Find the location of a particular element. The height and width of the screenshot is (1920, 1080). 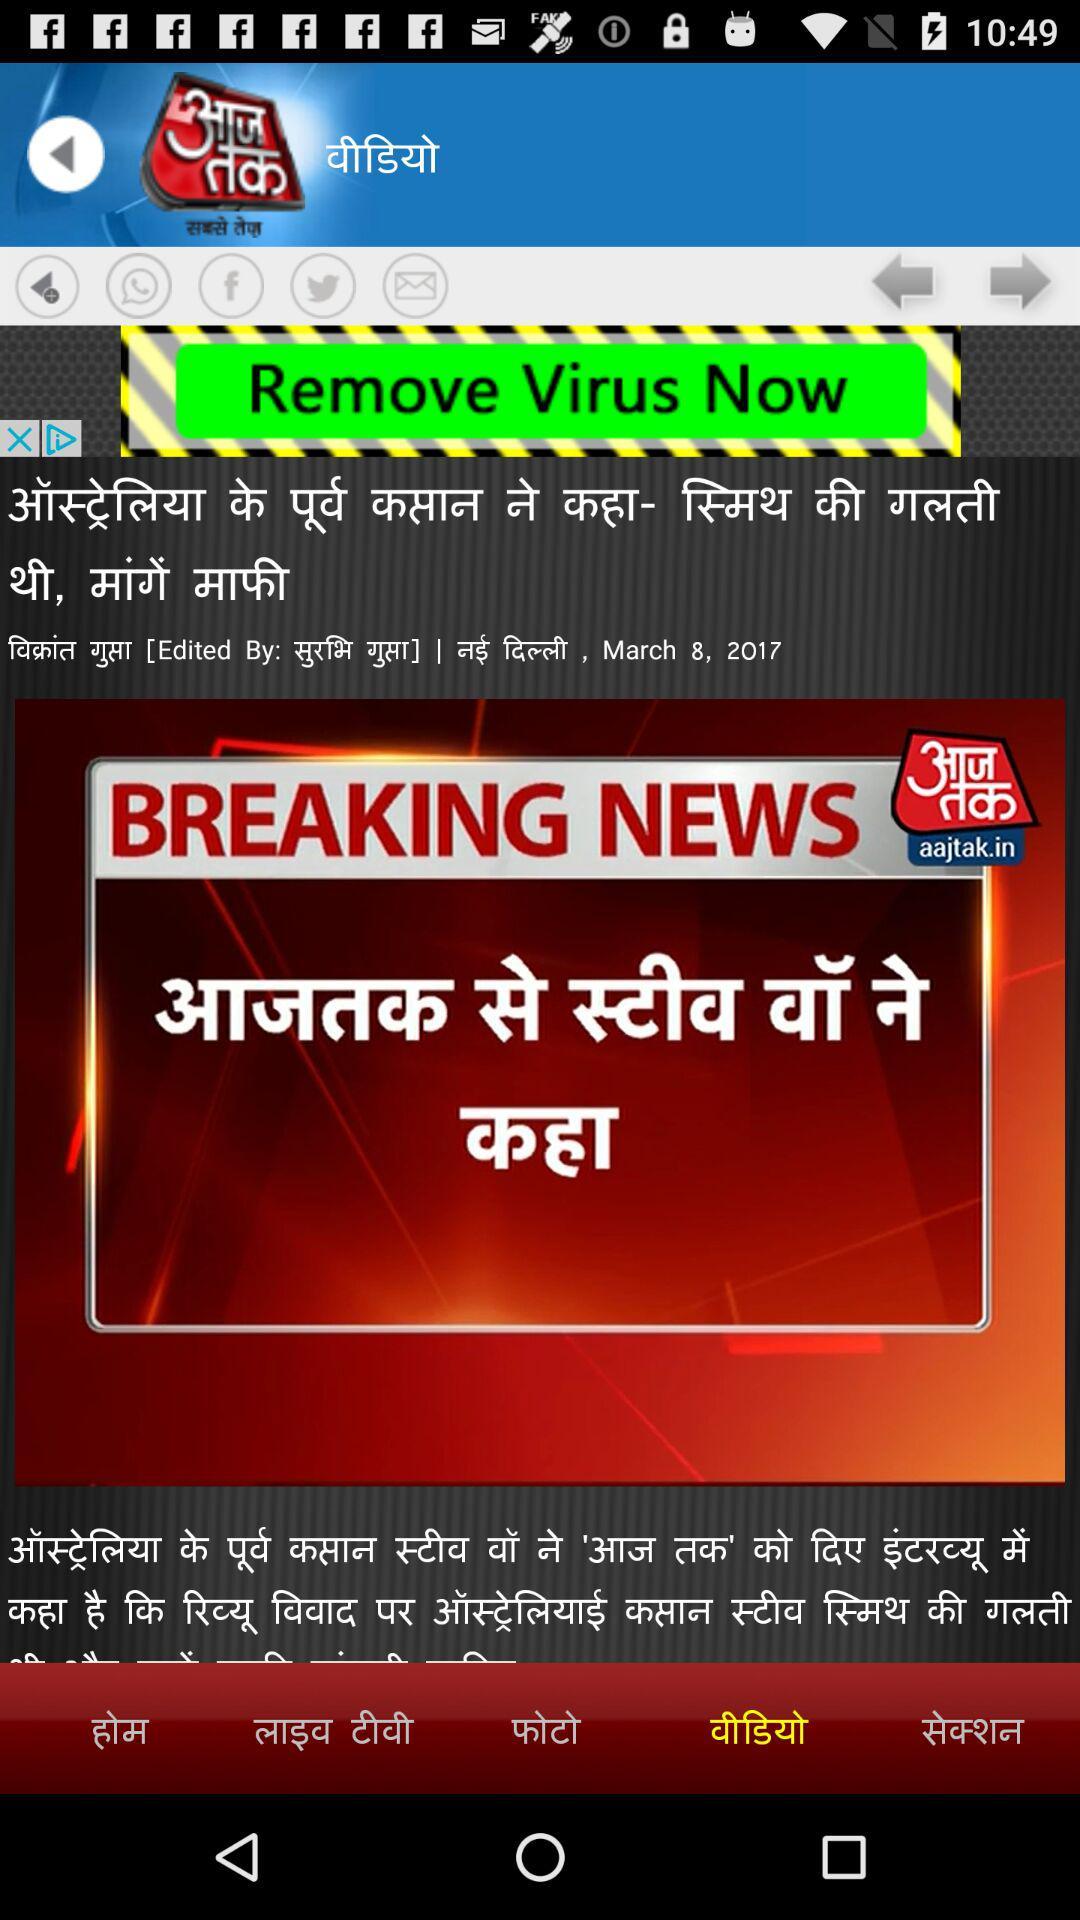

the twitter icon is located at coordinates (322, 304).